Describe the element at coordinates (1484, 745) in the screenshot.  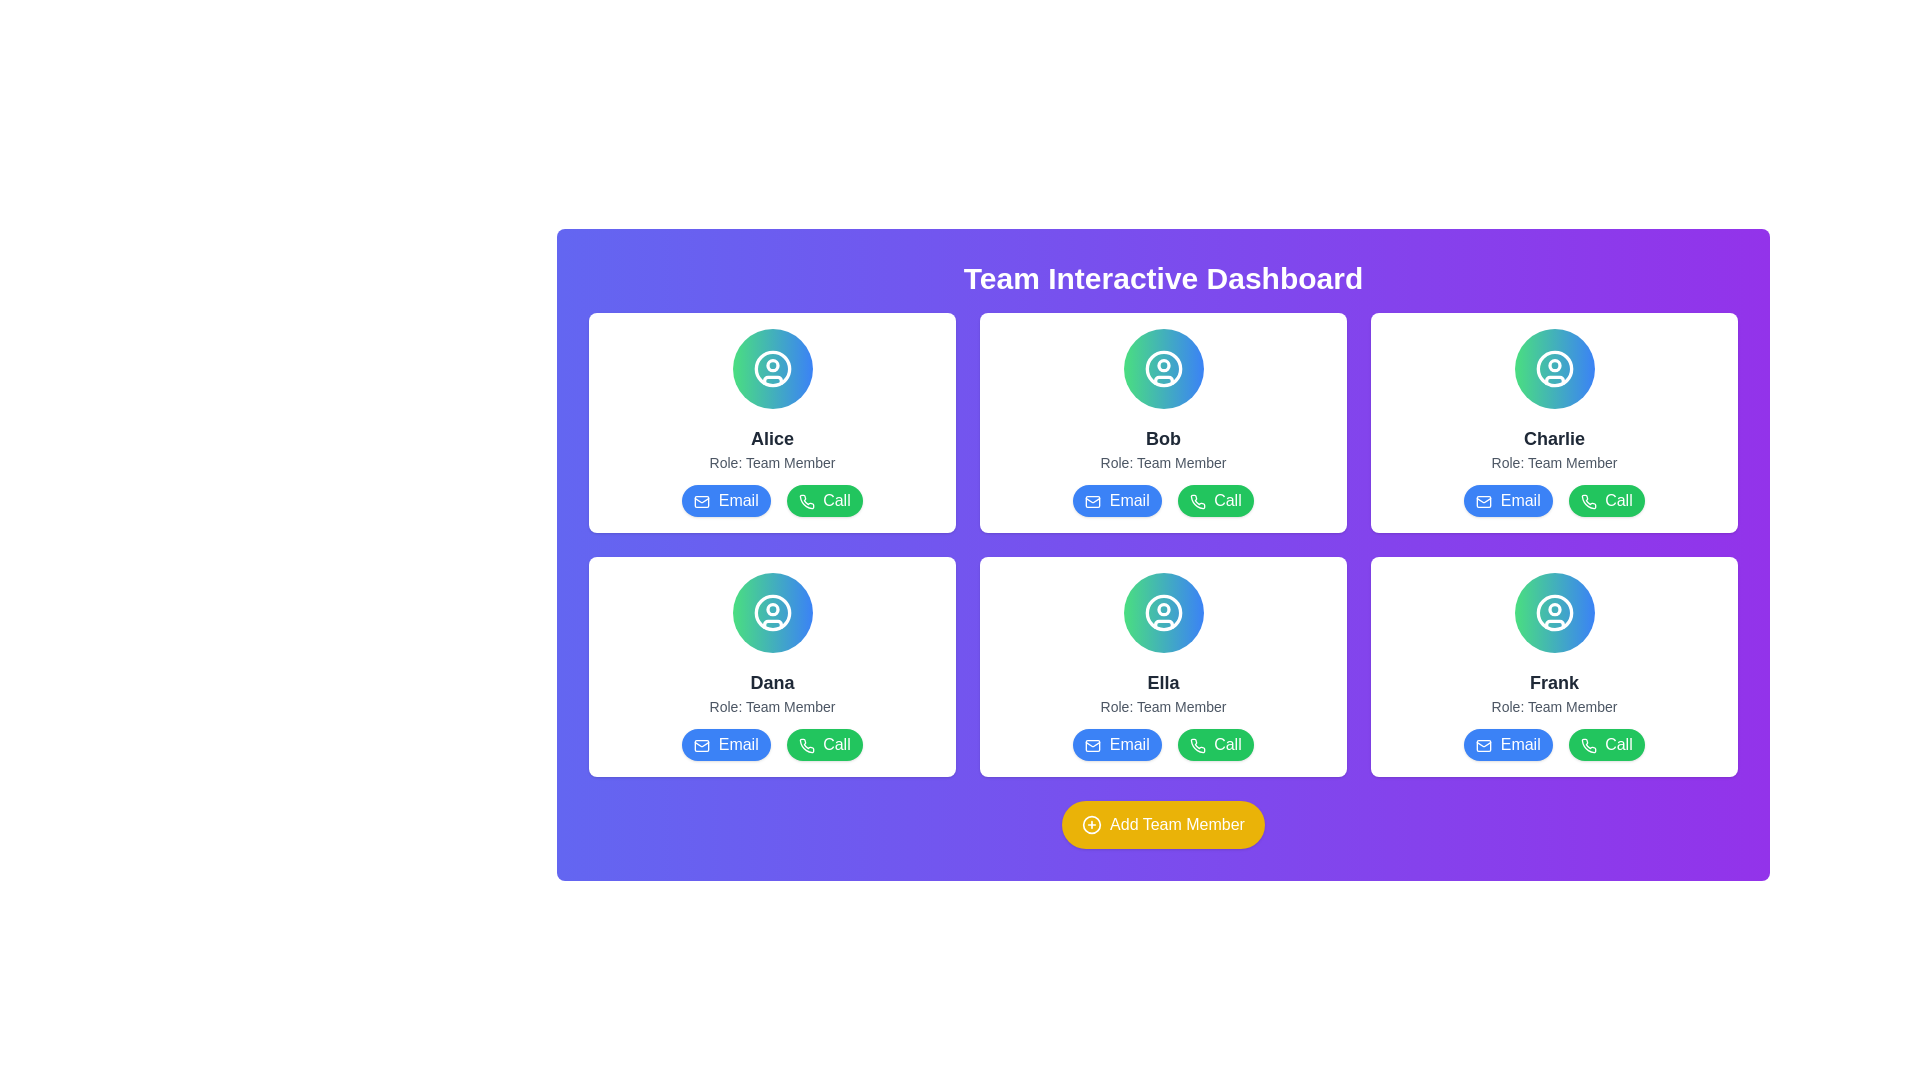
I see `the blue 'Email' button containing the rectangular envelope icon` at that location.